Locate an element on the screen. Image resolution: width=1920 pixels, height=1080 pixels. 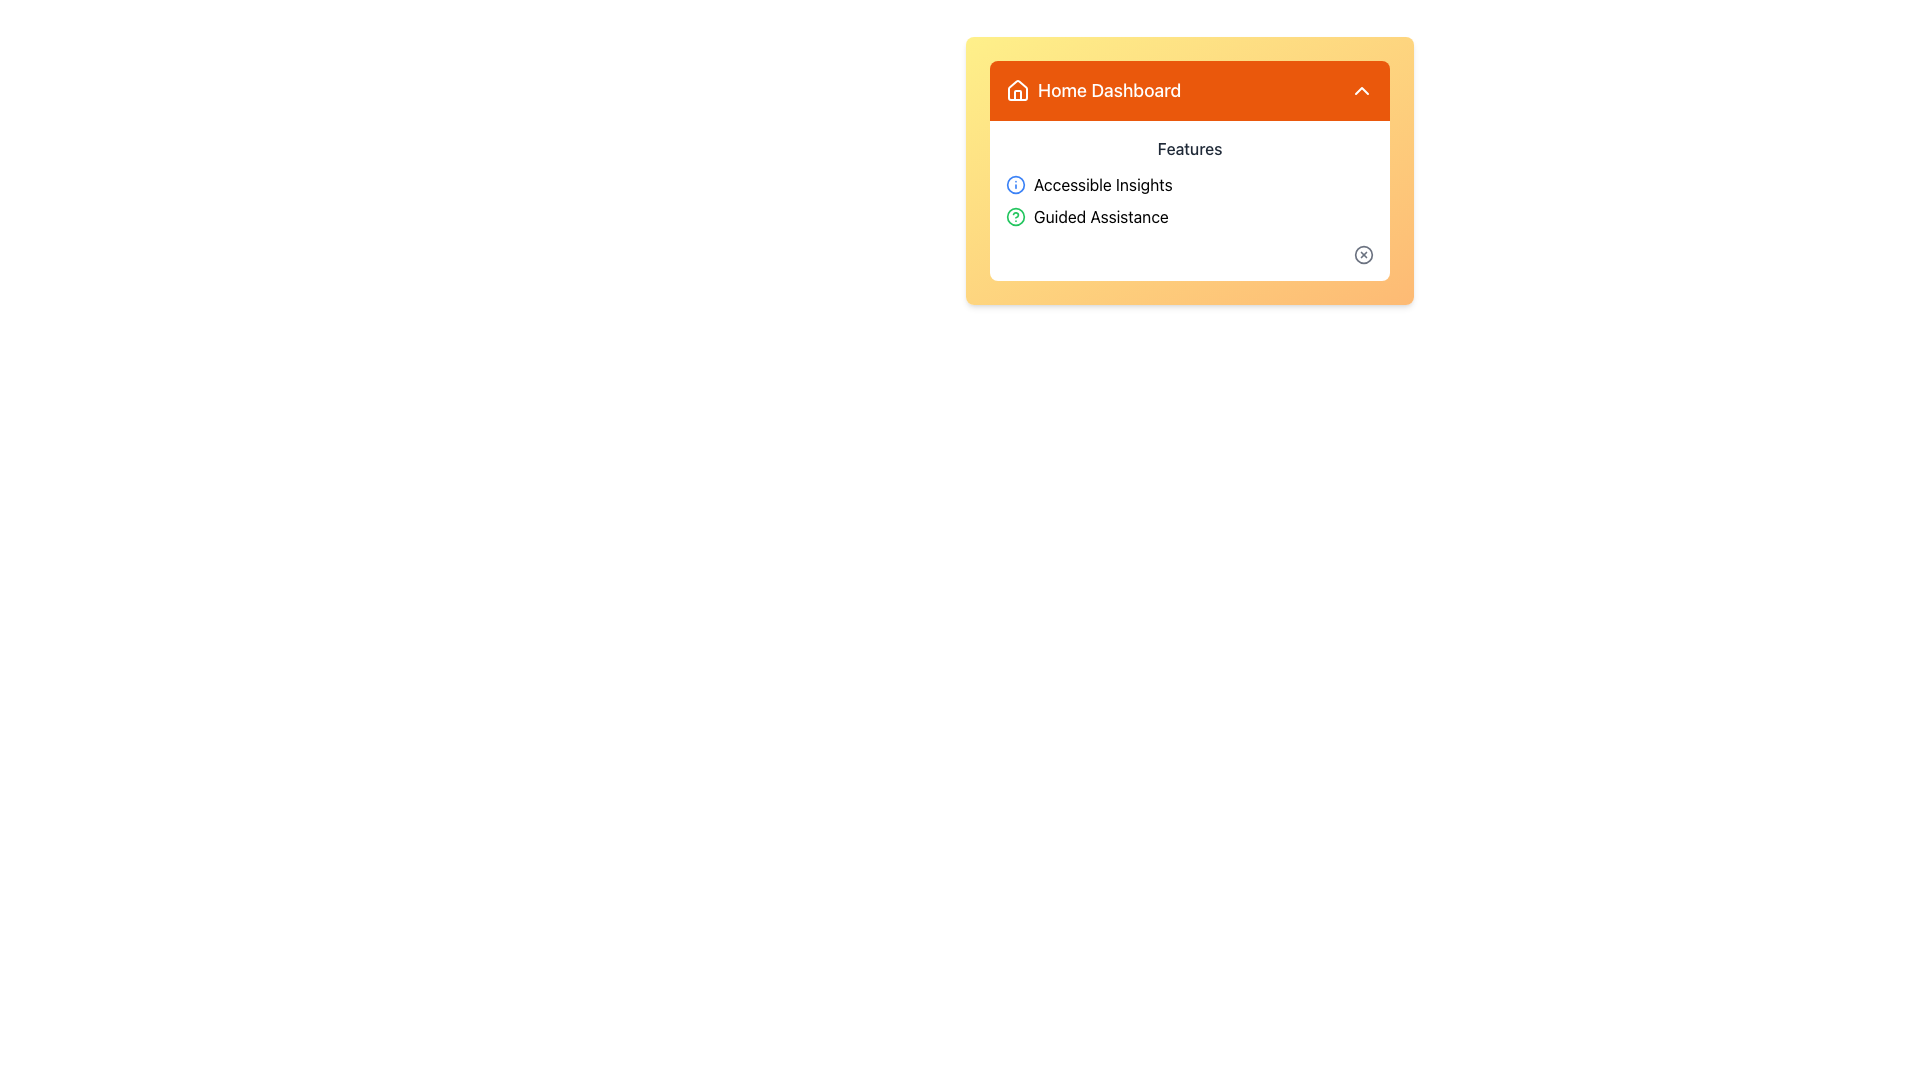
the text label 'Accessible Insights' under the 'Features' section is located at coordinates (1102, 185).